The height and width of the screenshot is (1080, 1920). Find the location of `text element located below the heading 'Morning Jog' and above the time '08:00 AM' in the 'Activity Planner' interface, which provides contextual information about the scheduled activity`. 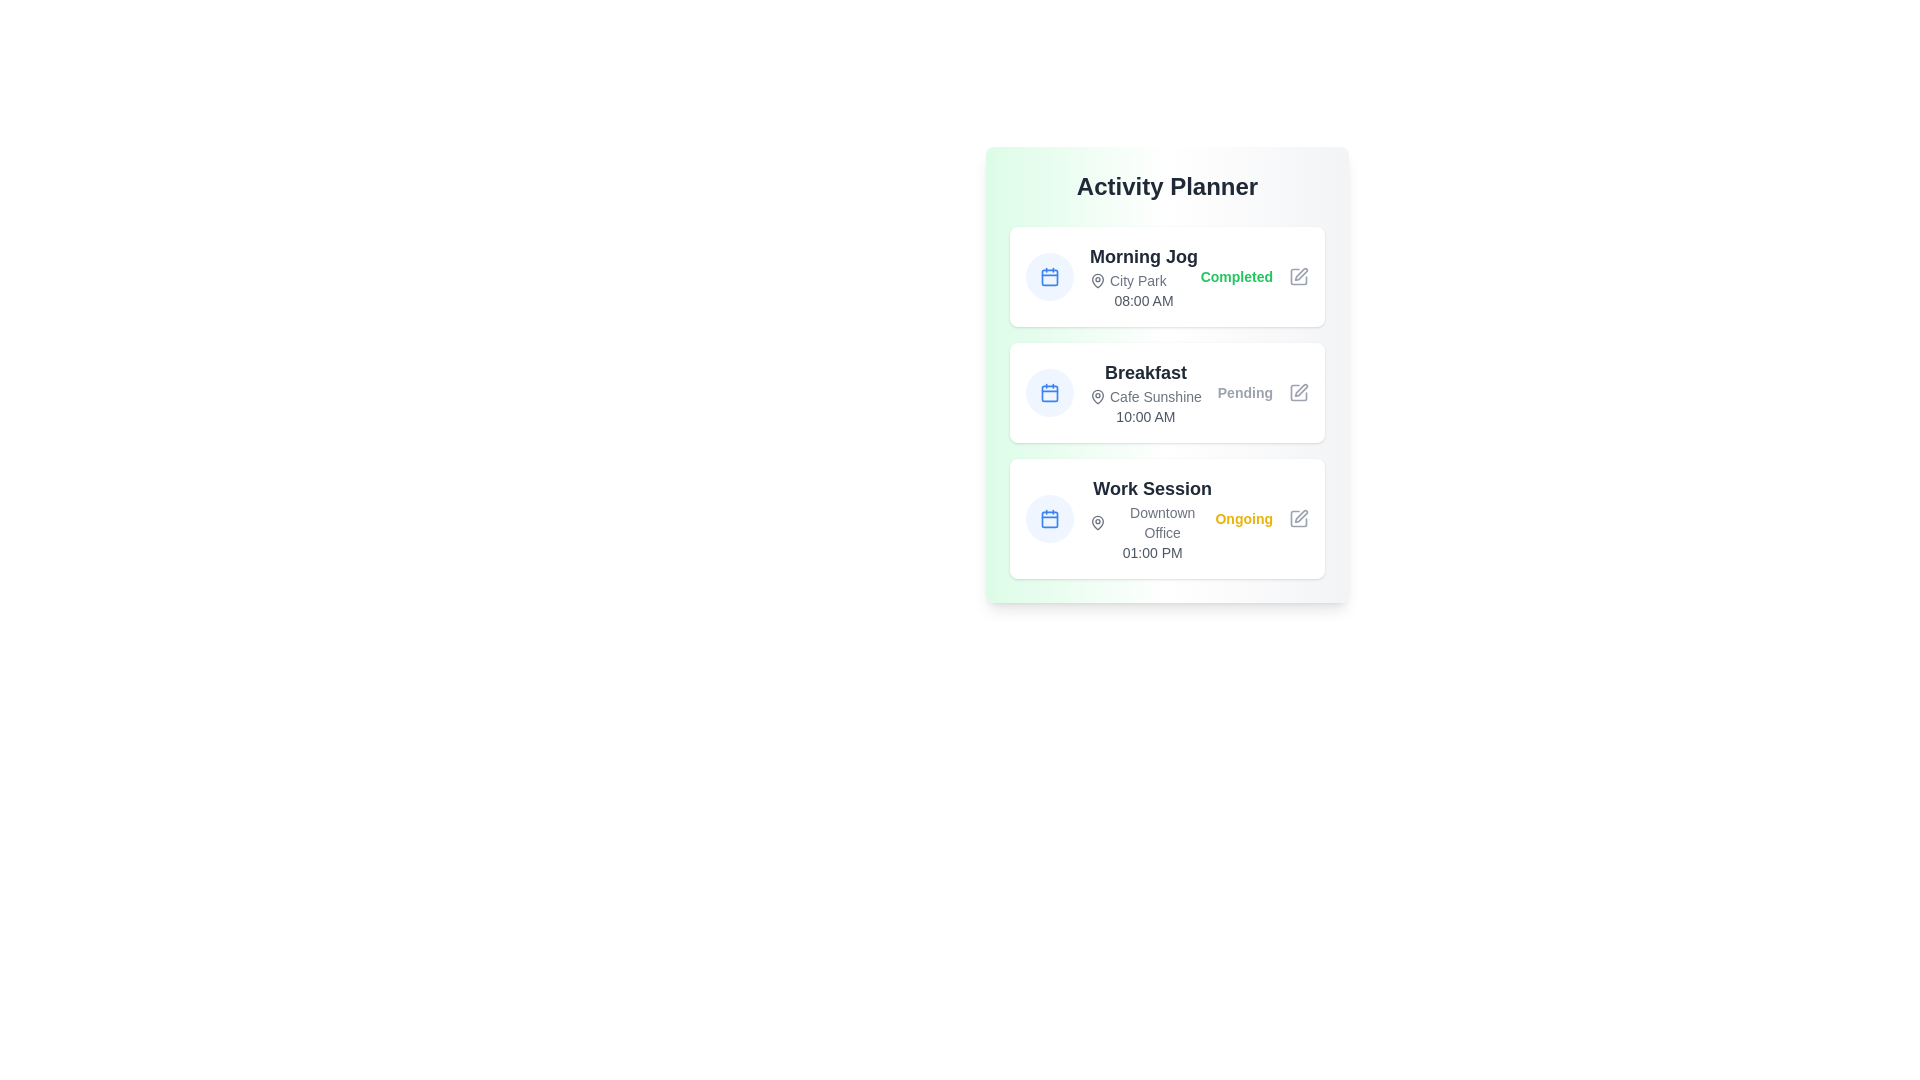

text element located below the heading 'Morning Jog' and above the time '08:00 AM' in the 'Activity Planner' interface, which provides contextual information about the scheduled activity is located at coordinates (1143, 281).